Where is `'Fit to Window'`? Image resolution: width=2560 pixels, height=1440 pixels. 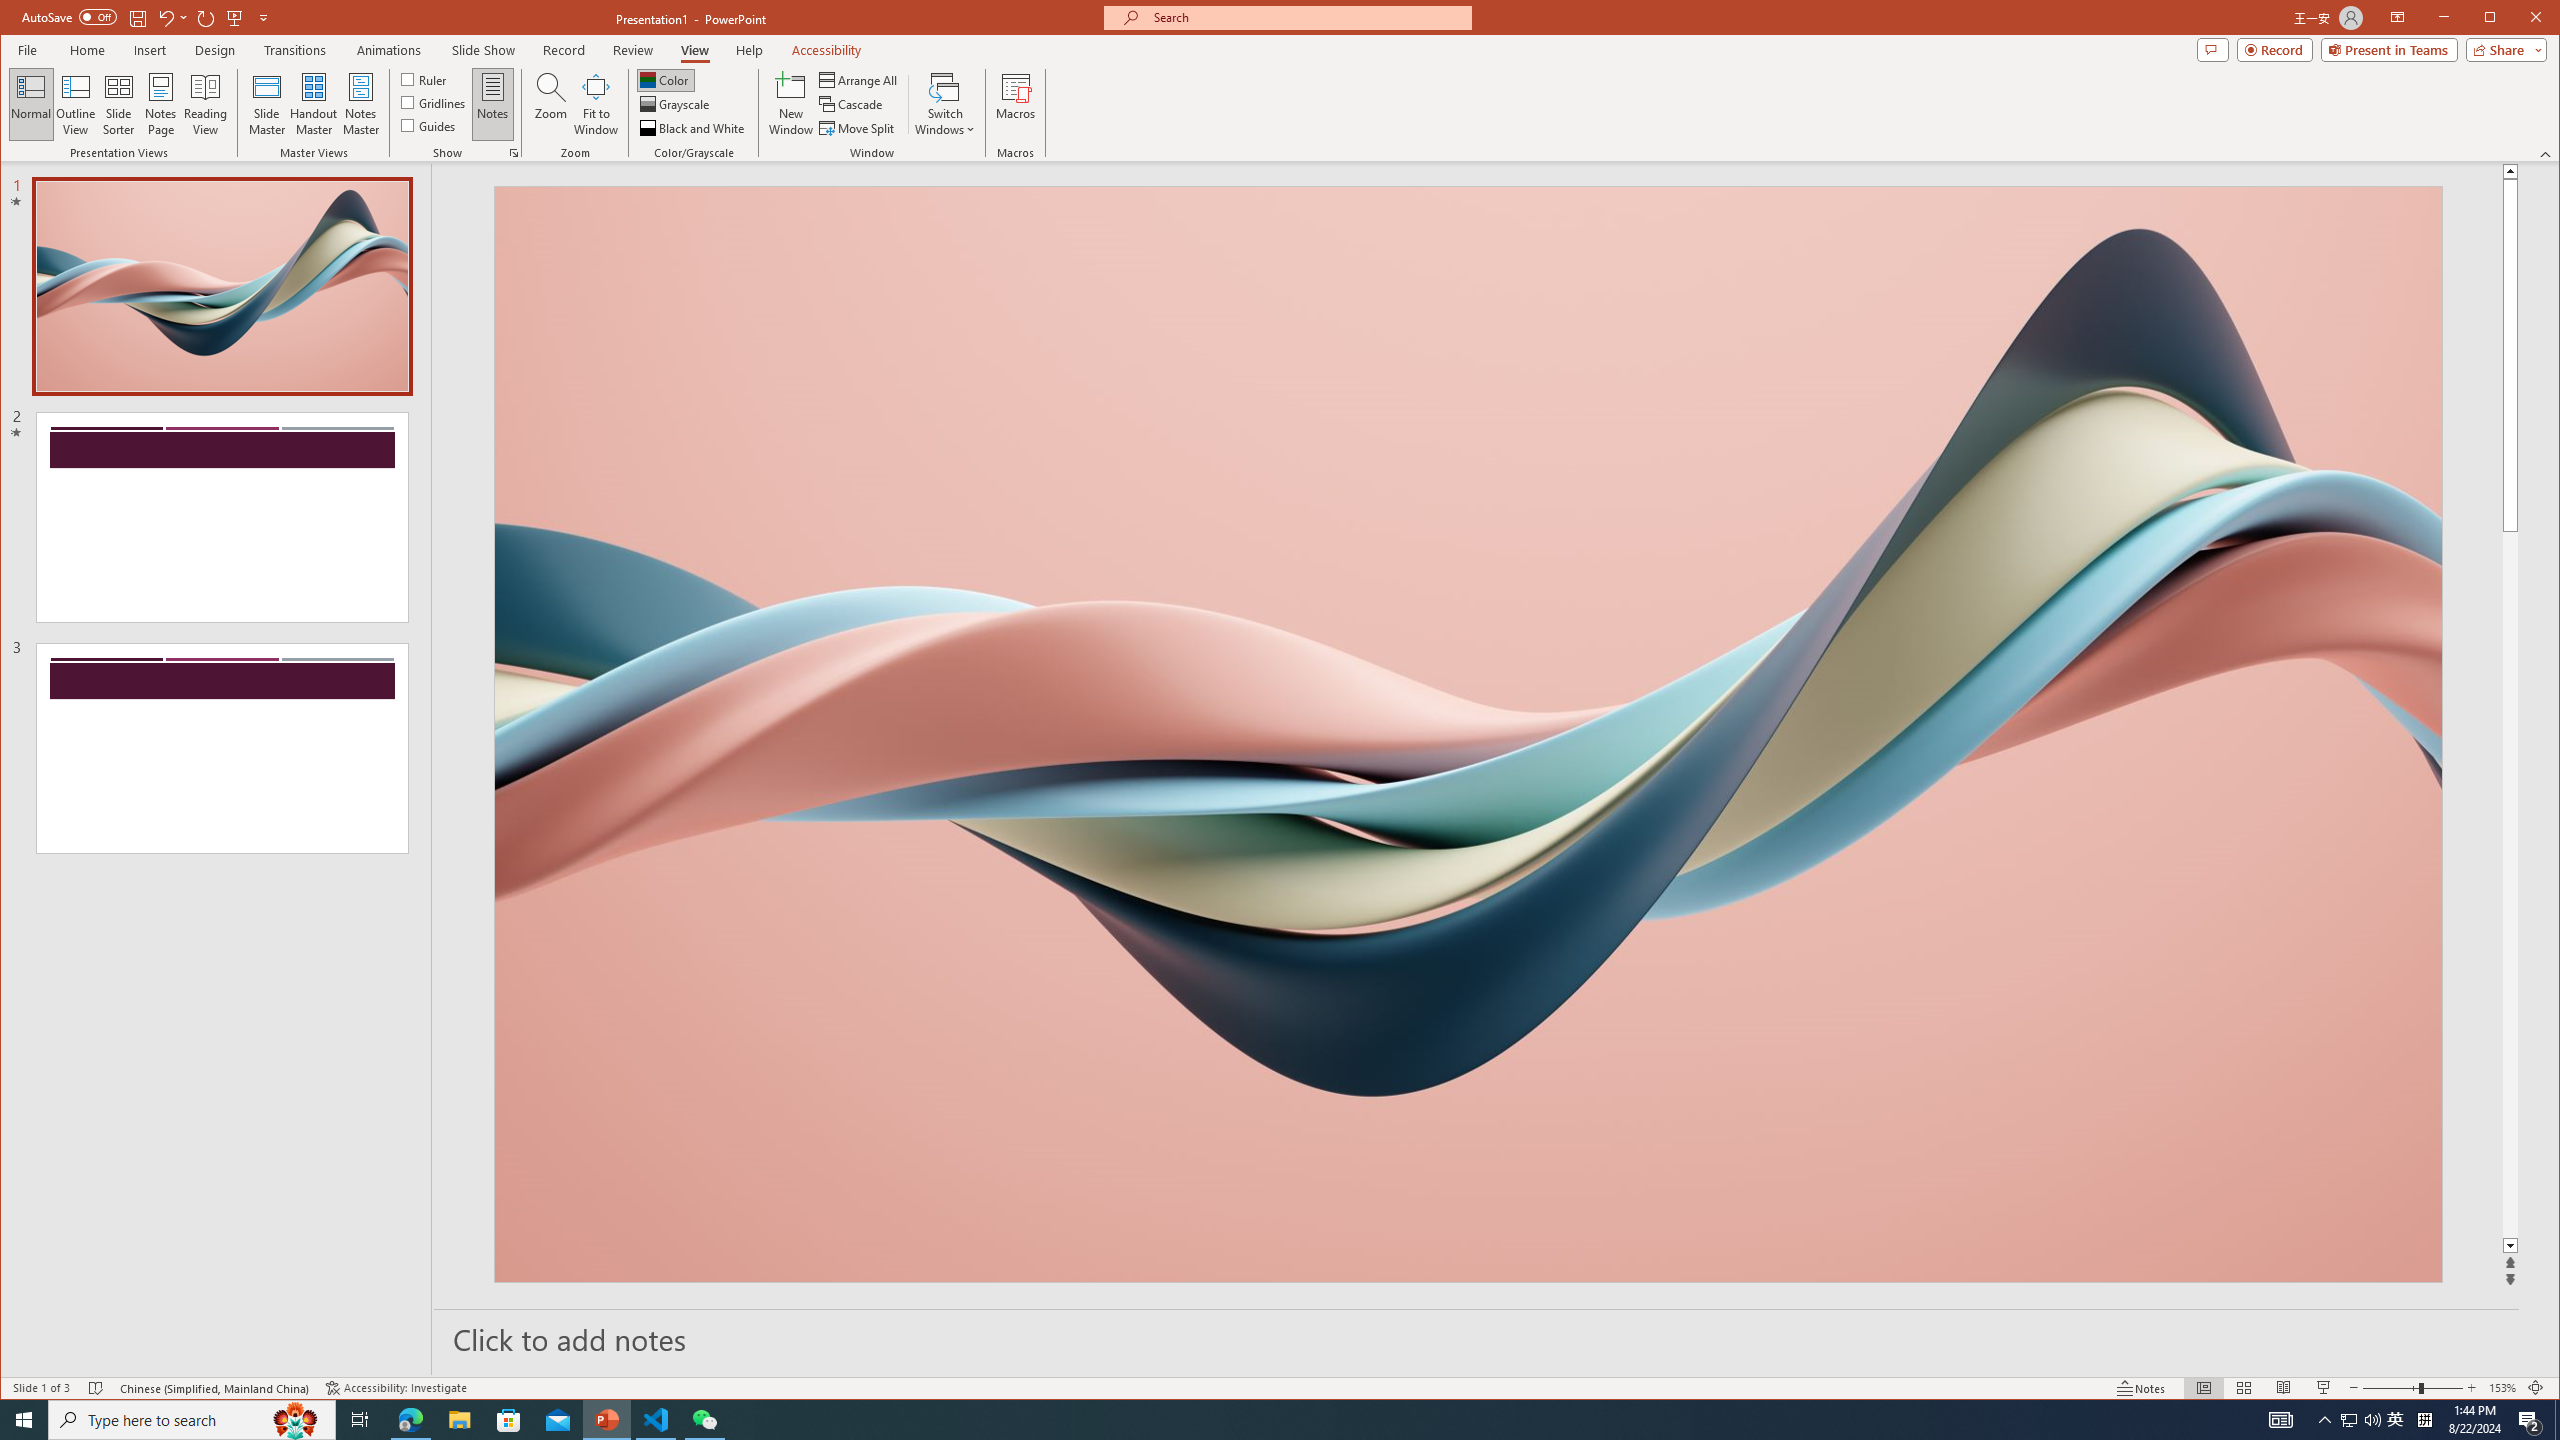
'Fit to Window' is located at coordinates (595, 103).